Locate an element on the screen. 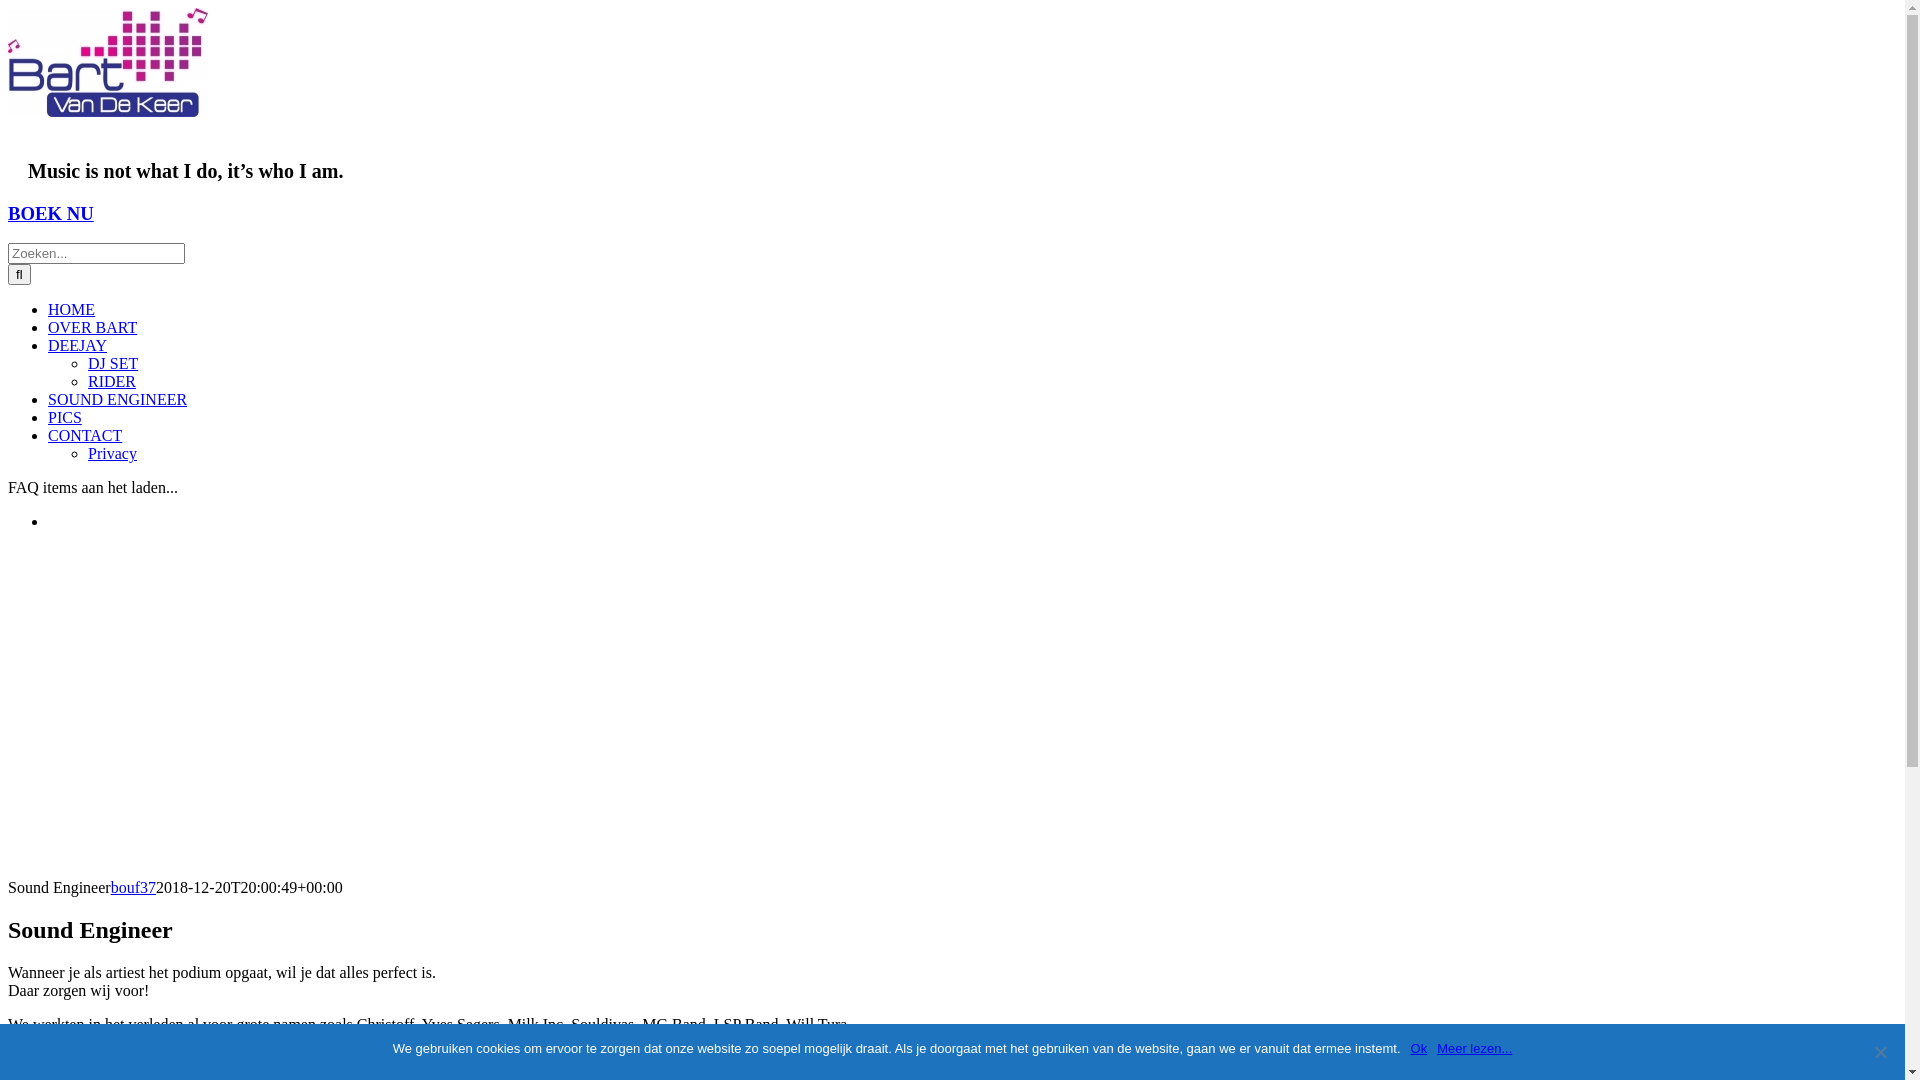 The image size is (1920, 1080). 'SOUND ENGINEER' is located at coordinates (116, 399).